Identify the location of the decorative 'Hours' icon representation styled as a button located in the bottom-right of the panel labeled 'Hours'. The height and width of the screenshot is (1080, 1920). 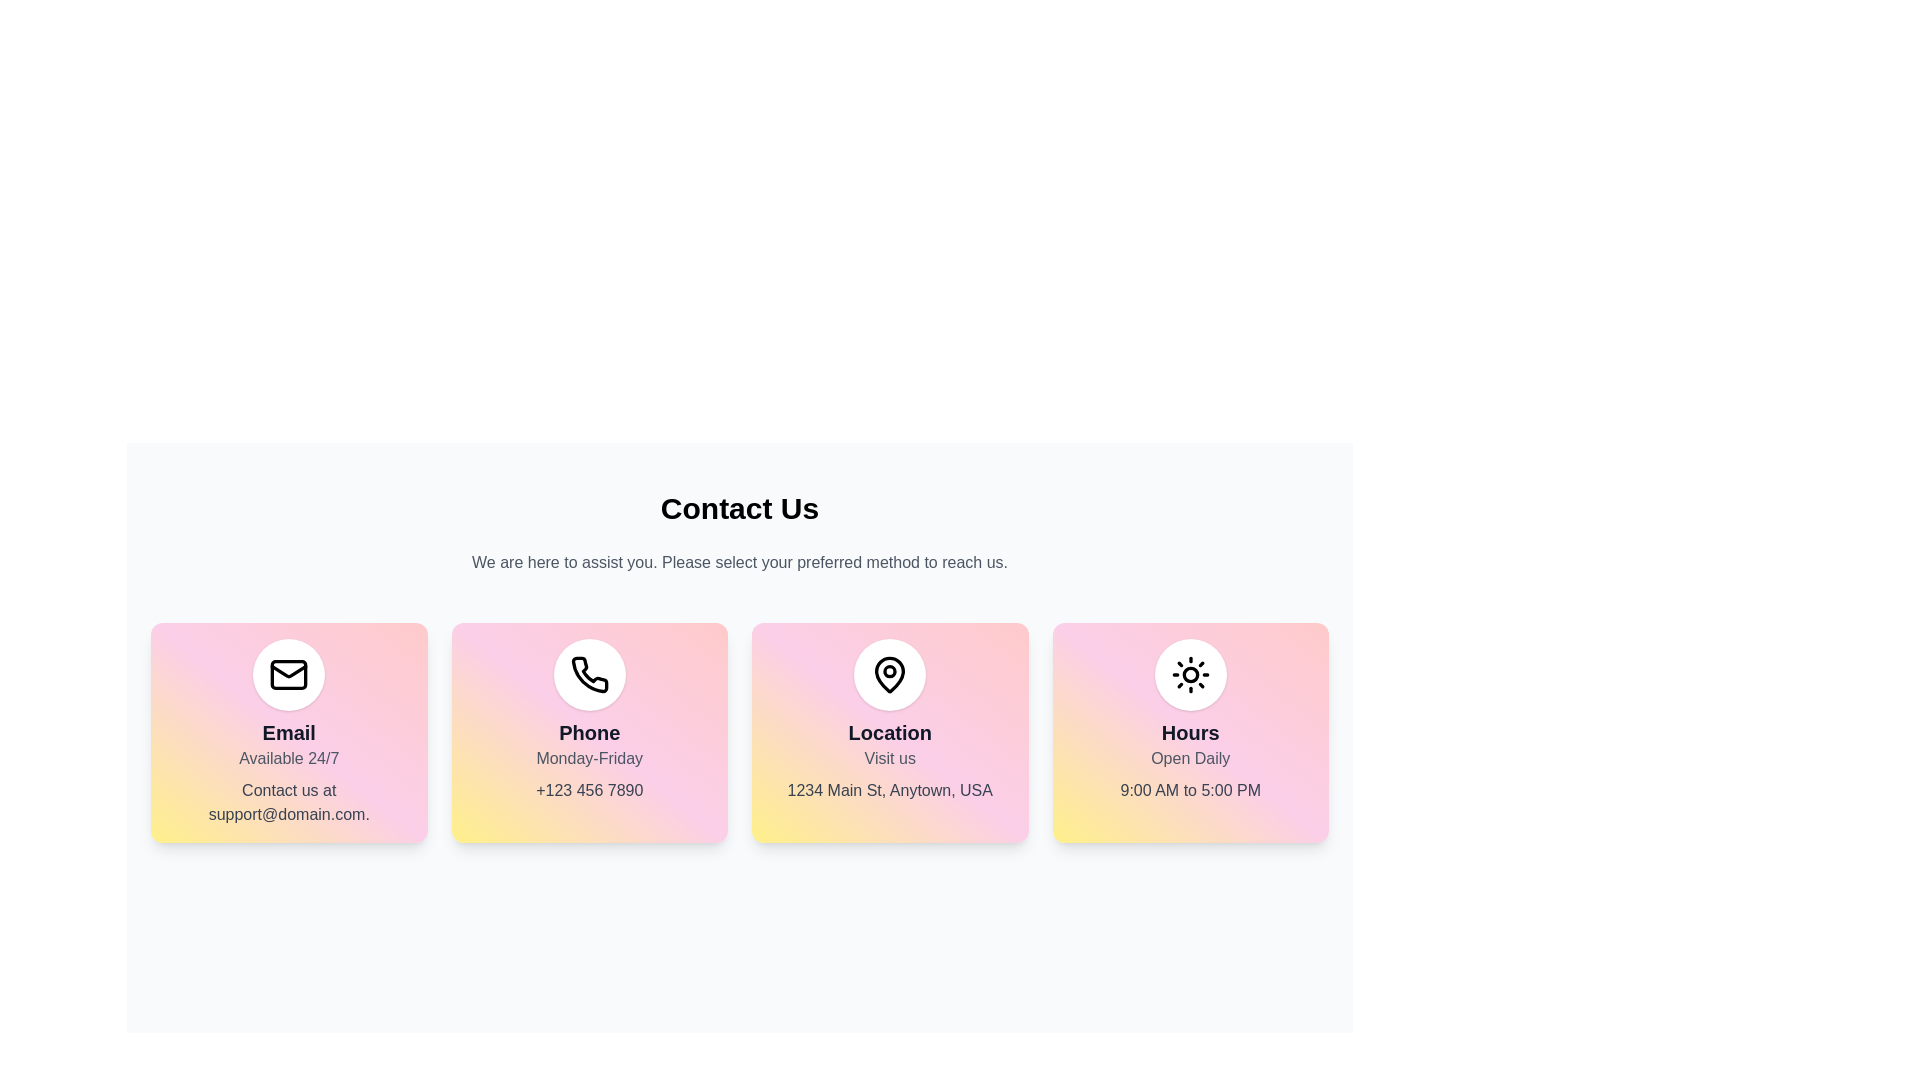
(1190, 675).